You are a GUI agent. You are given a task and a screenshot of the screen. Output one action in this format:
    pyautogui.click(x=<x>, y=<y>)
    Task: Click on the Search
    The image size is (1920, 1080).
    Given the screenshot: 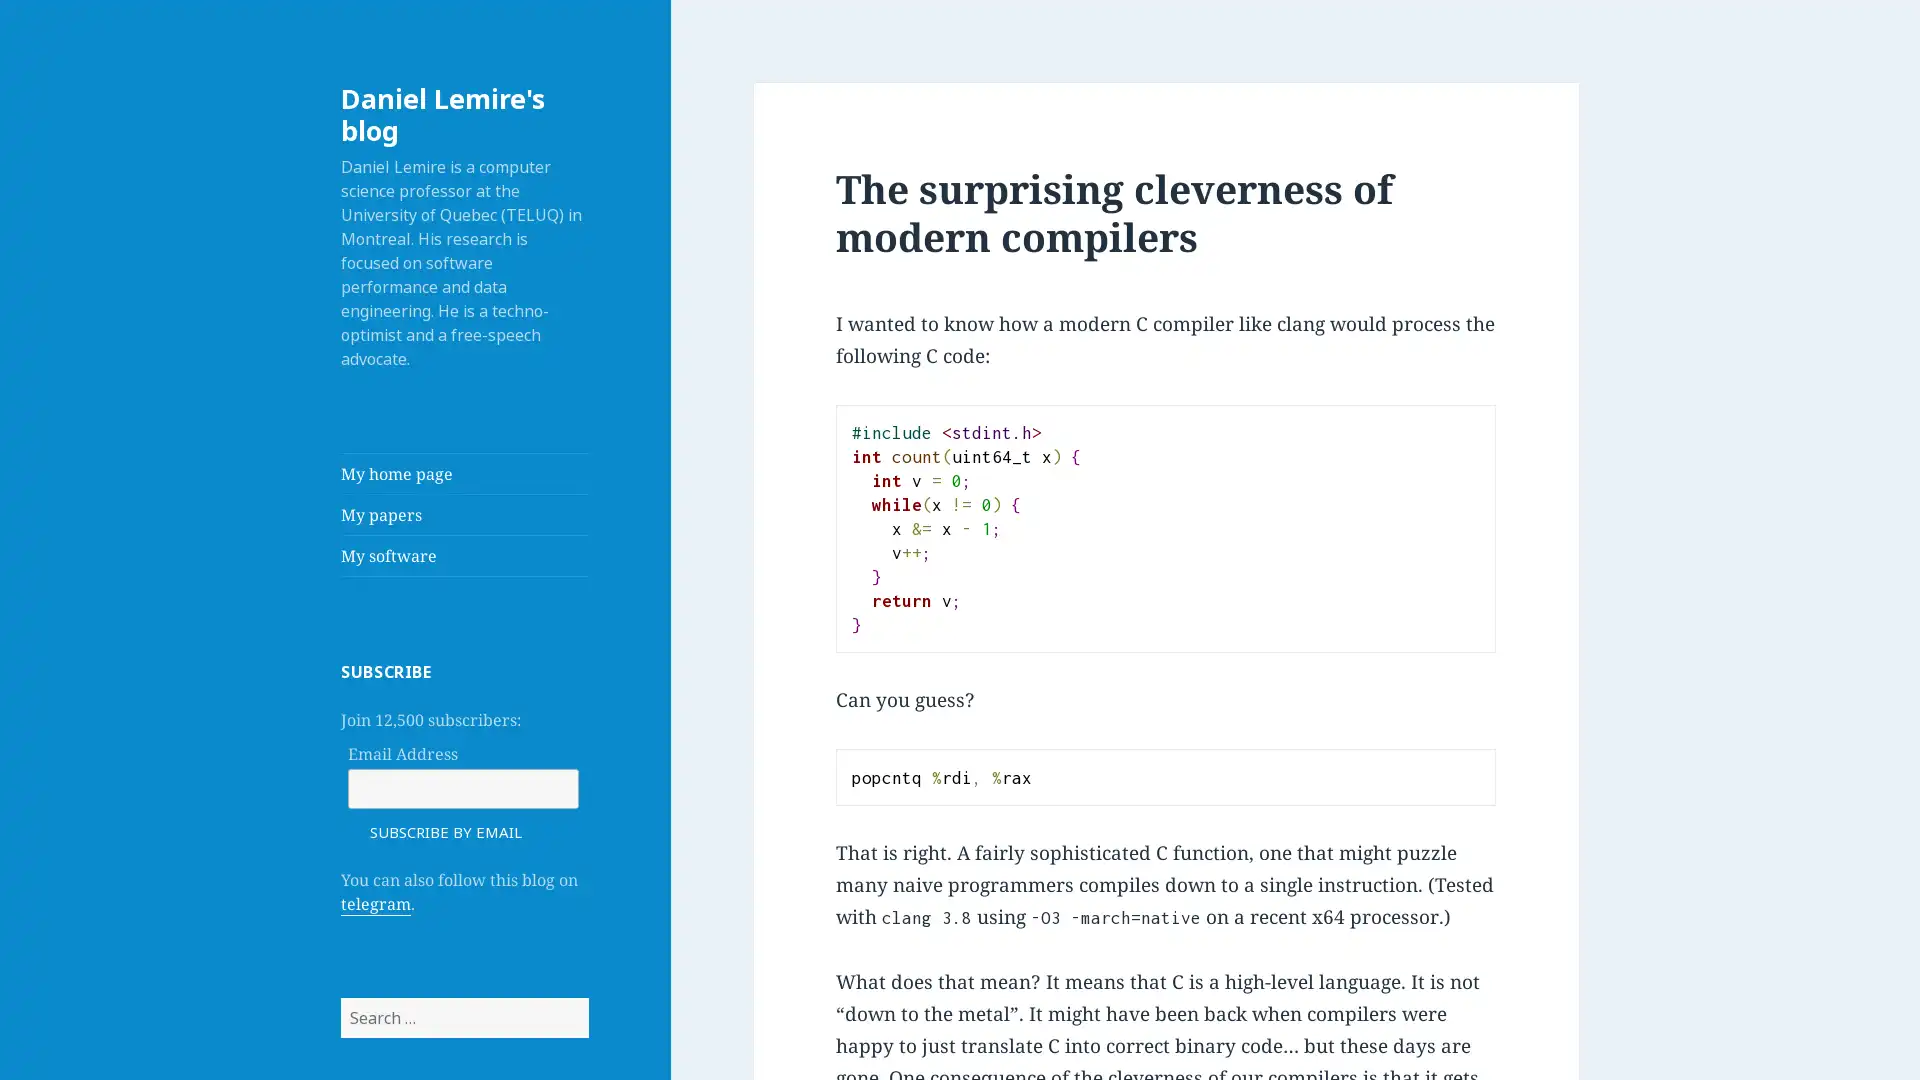 What is the action you would take?
    pyautogui.click(x=586, y=997)
    